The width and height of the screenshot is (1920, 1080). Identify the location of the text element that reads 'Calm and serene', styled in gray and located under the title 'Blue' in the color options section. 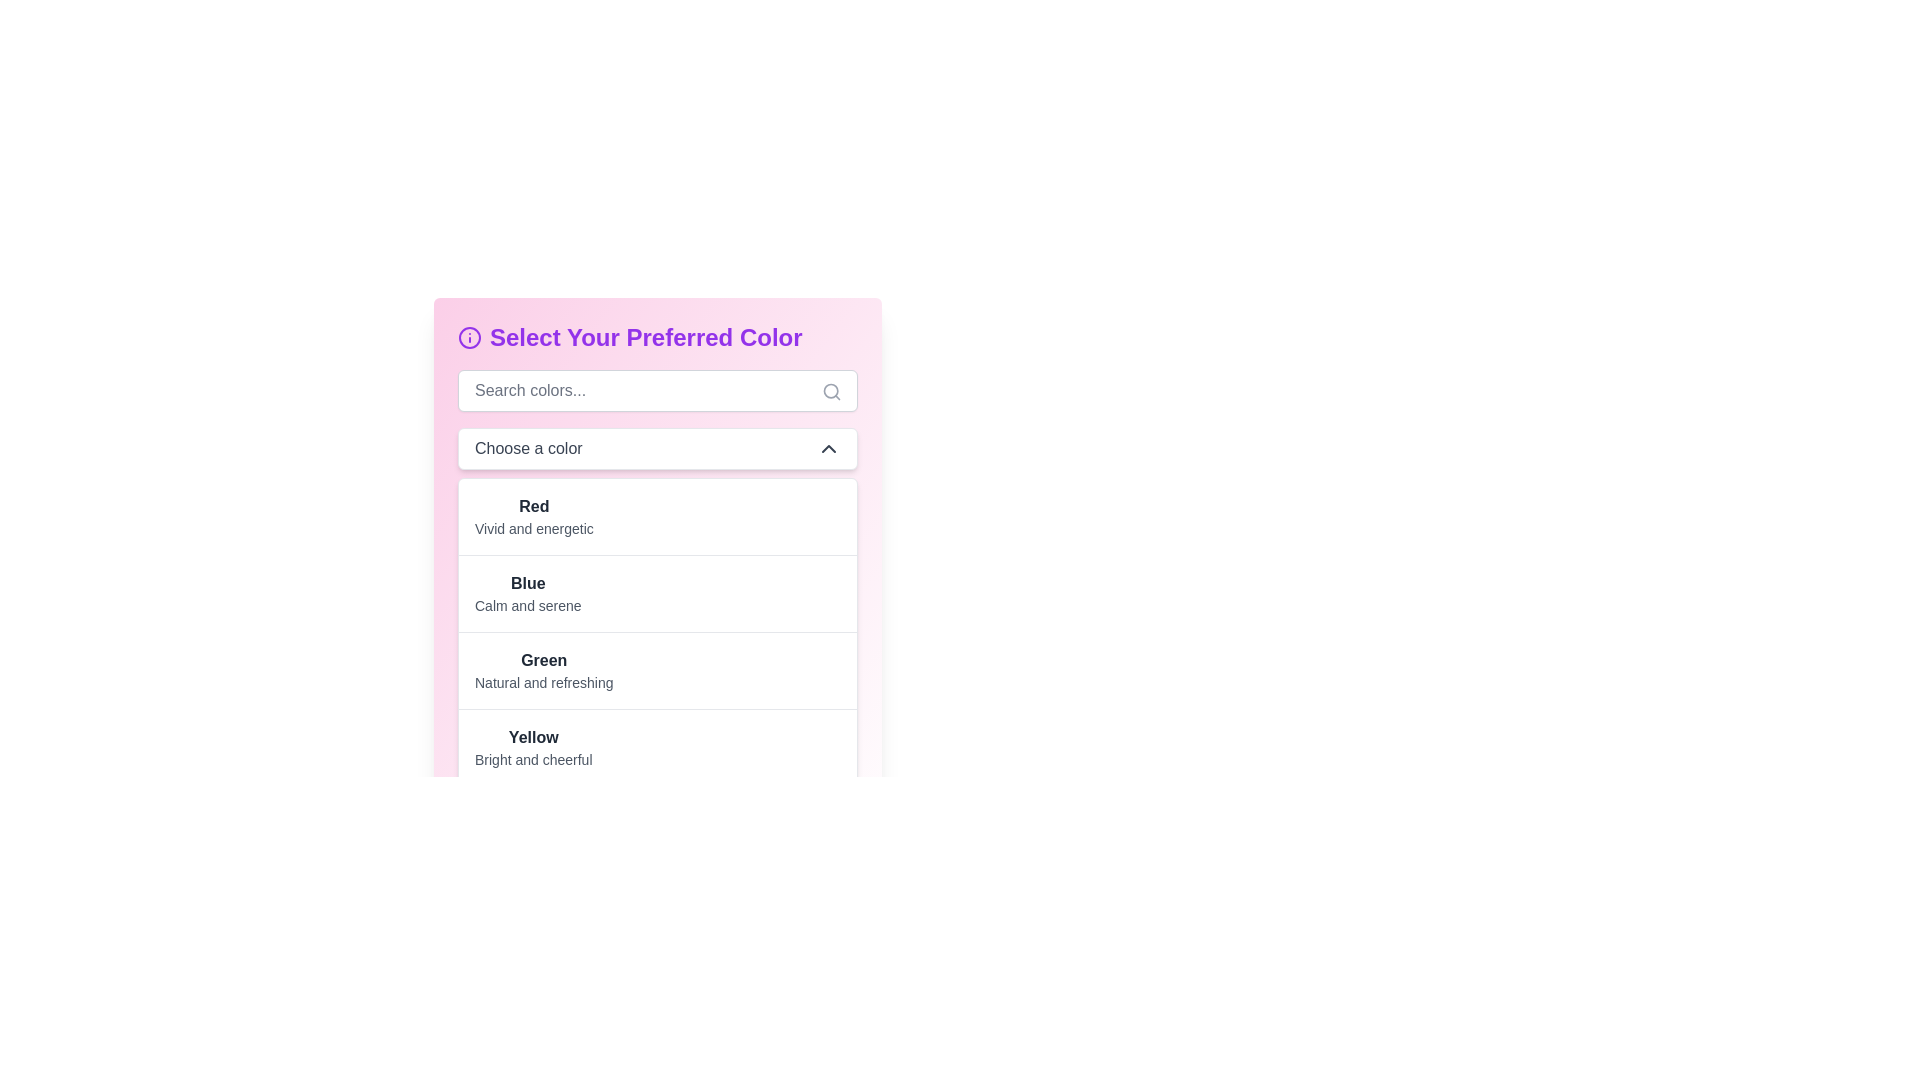
(528, 604).